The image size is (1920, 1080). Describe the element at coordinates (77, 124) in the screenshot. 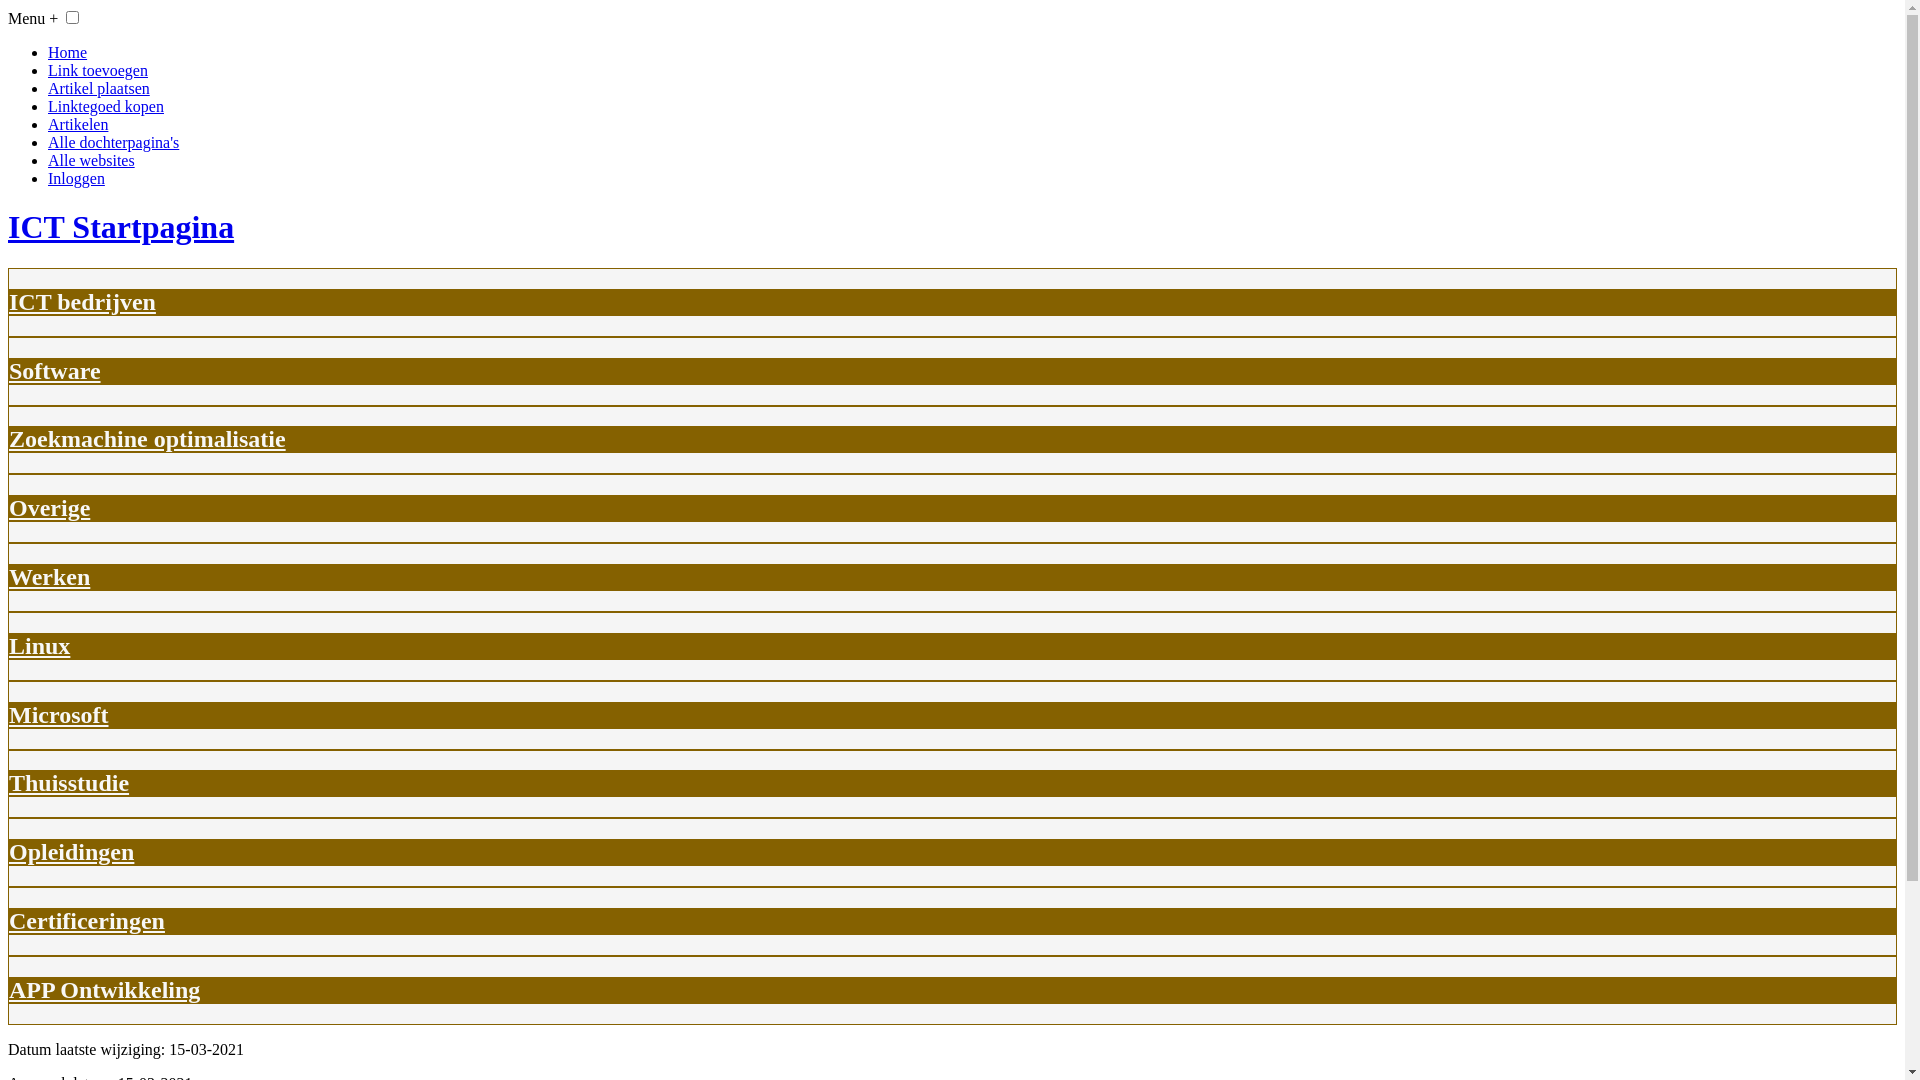

I see `'Artikelen'` at that location.